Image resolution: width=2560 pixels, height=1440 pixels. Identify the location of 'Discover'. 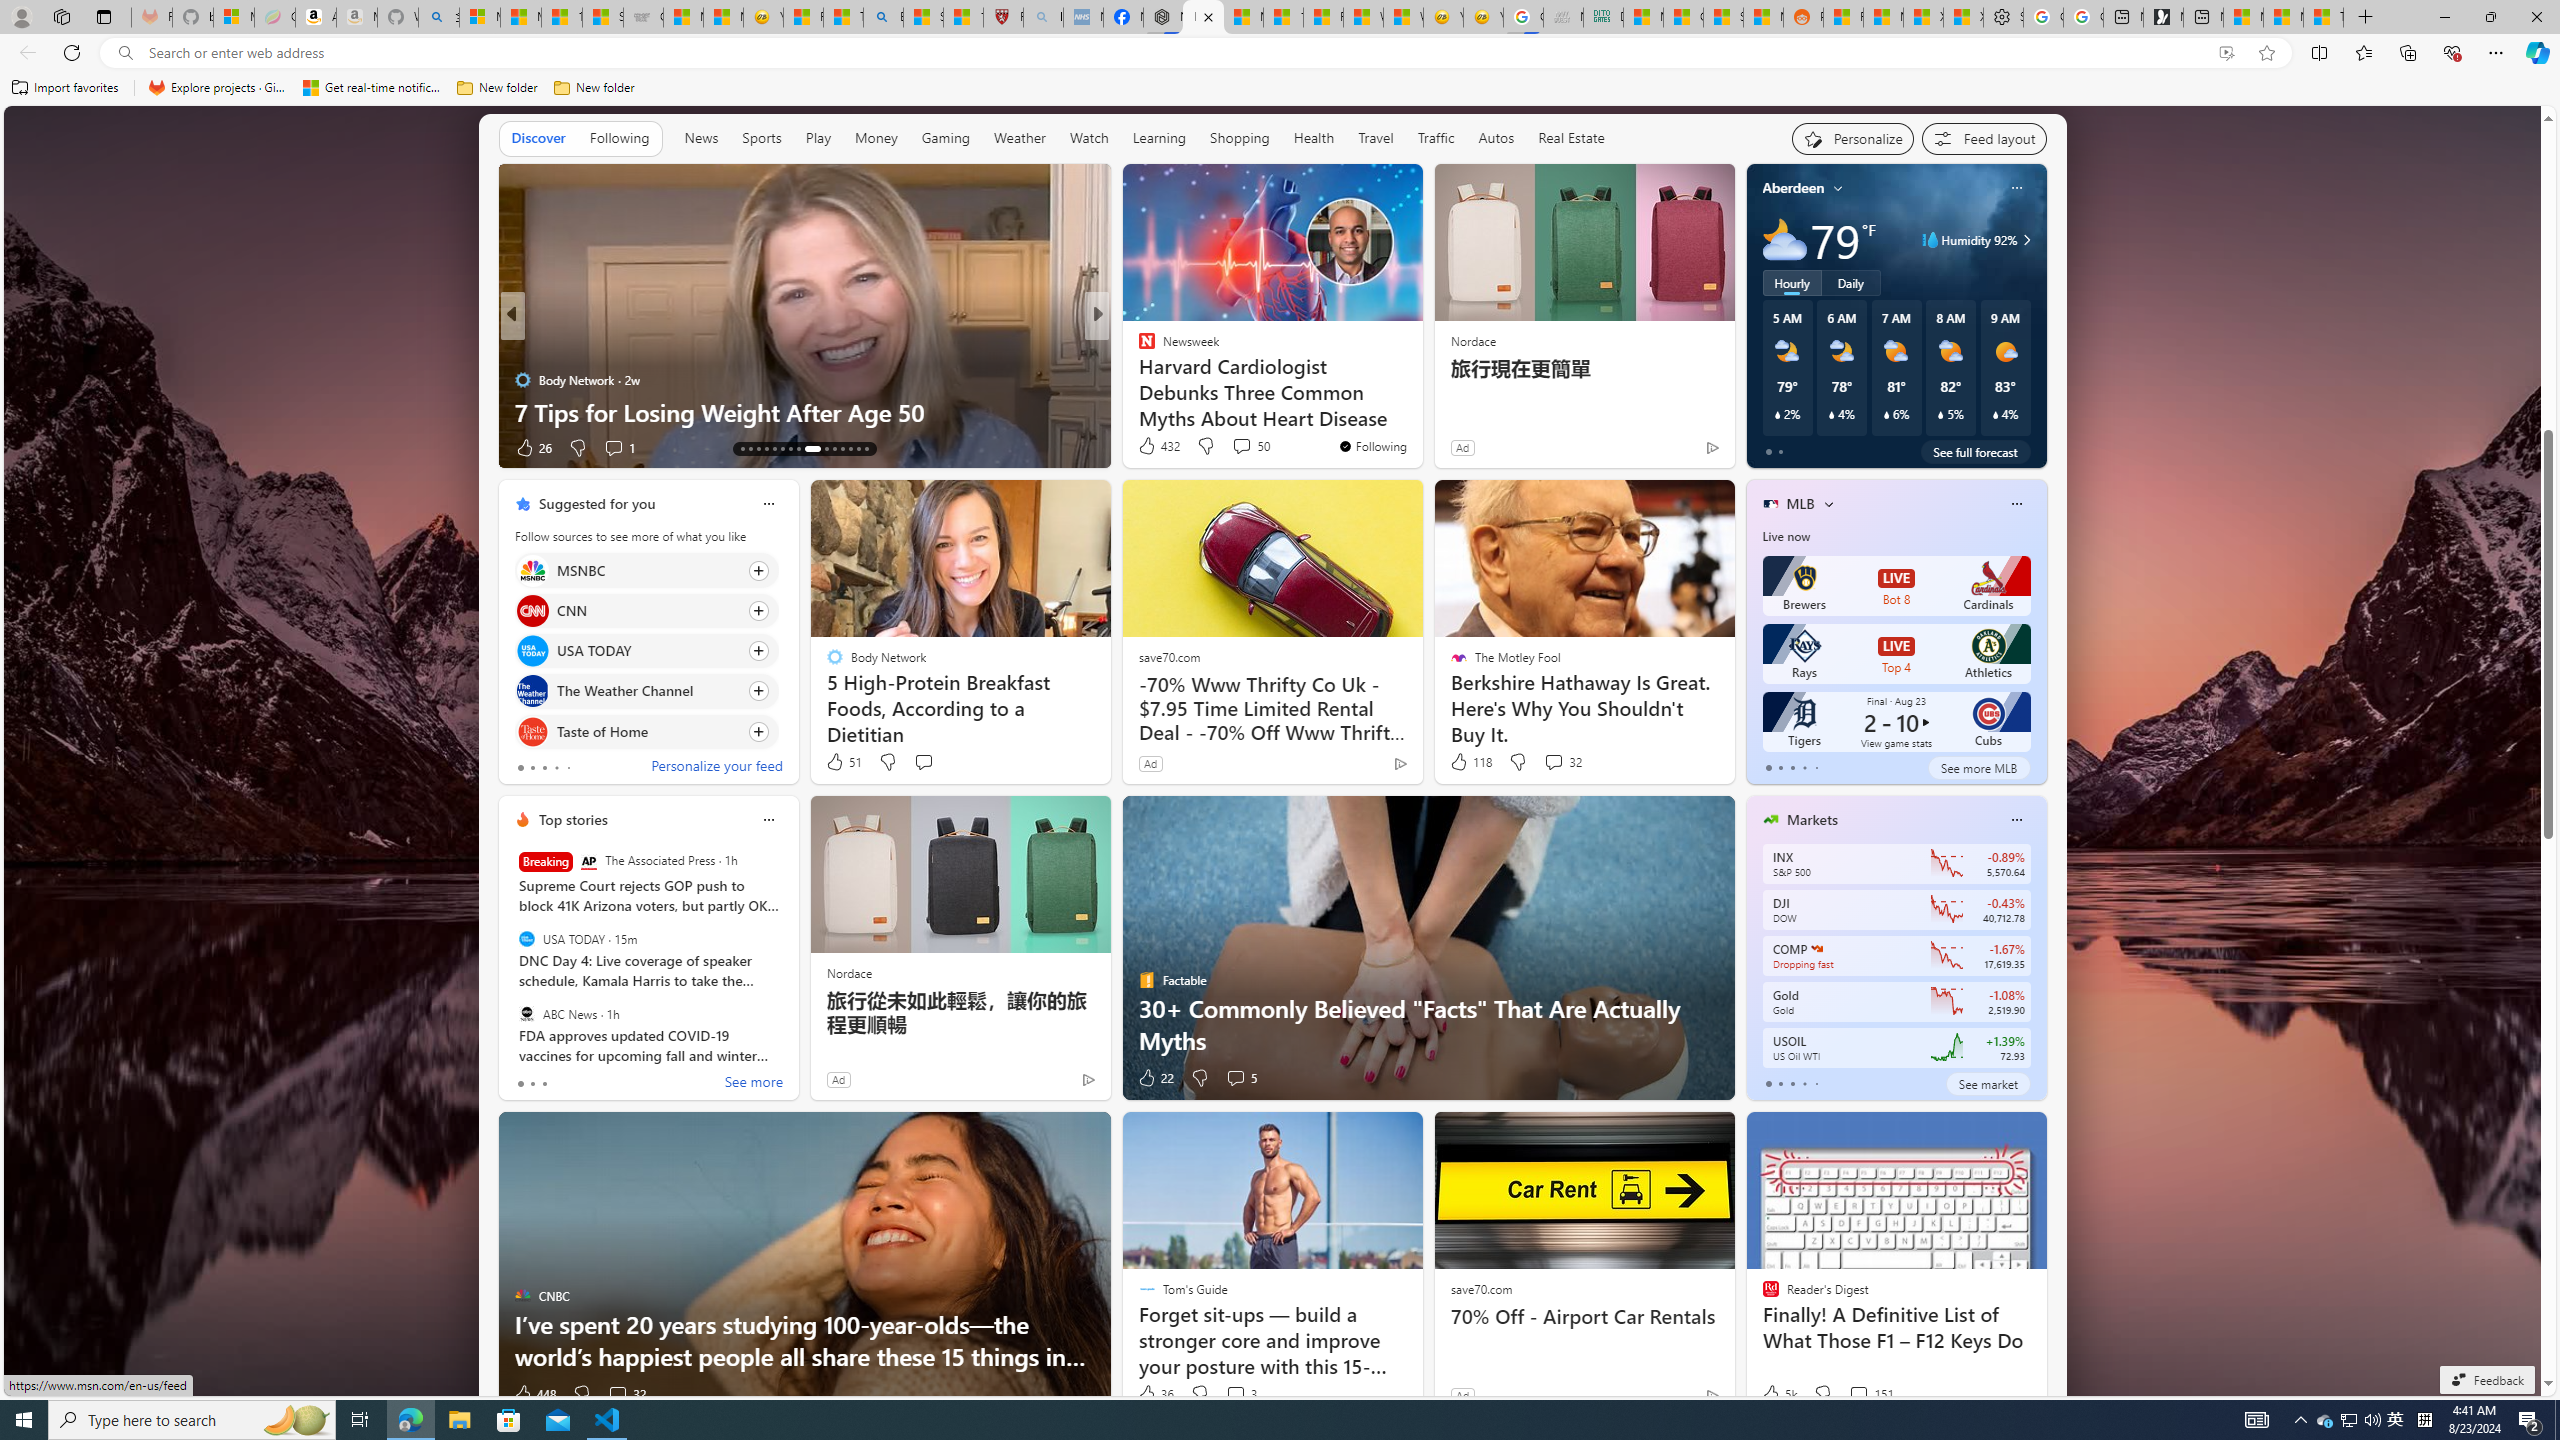
(538, 138).